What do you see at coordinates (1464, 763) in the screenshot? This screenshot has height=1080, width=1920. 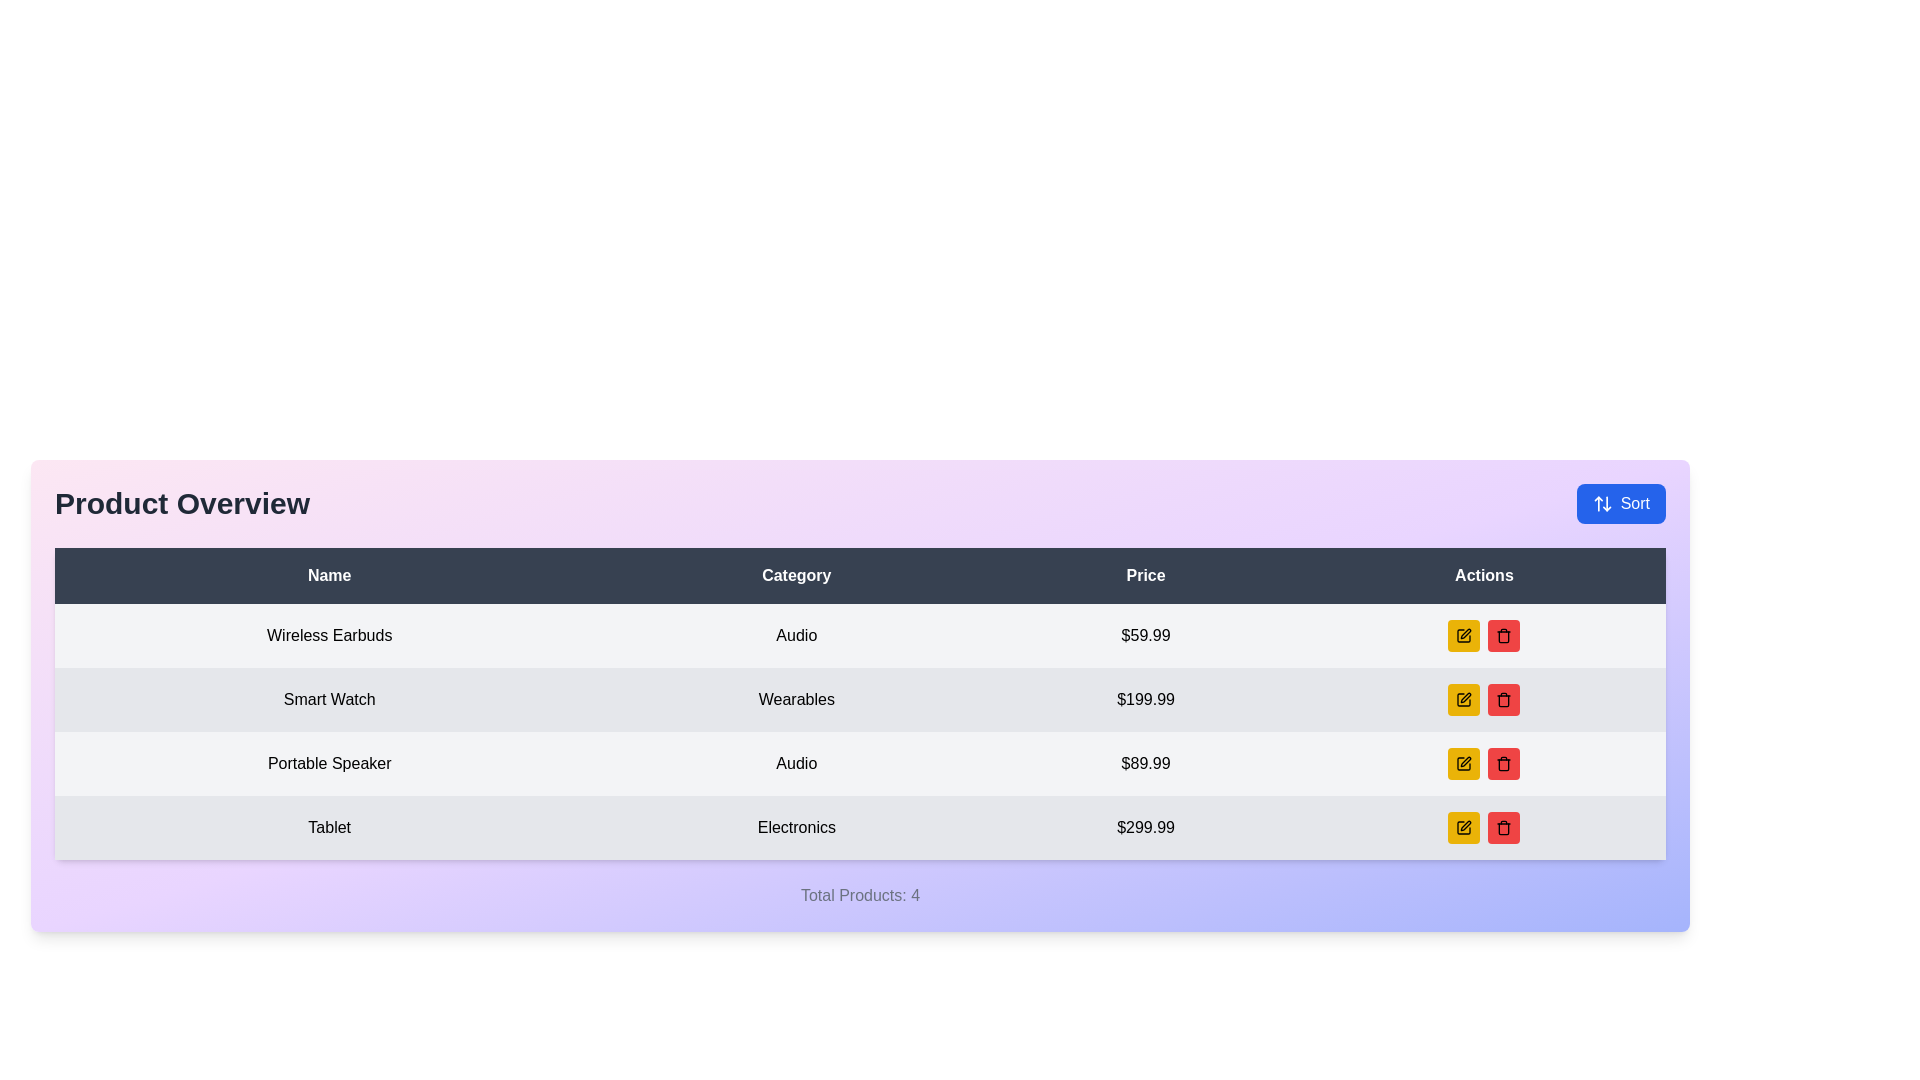 I see `the edit action icon located in the 'Actions' column of the third row, which corresponds to 'Portable Speaker'` at bounding box center [1464, 763].